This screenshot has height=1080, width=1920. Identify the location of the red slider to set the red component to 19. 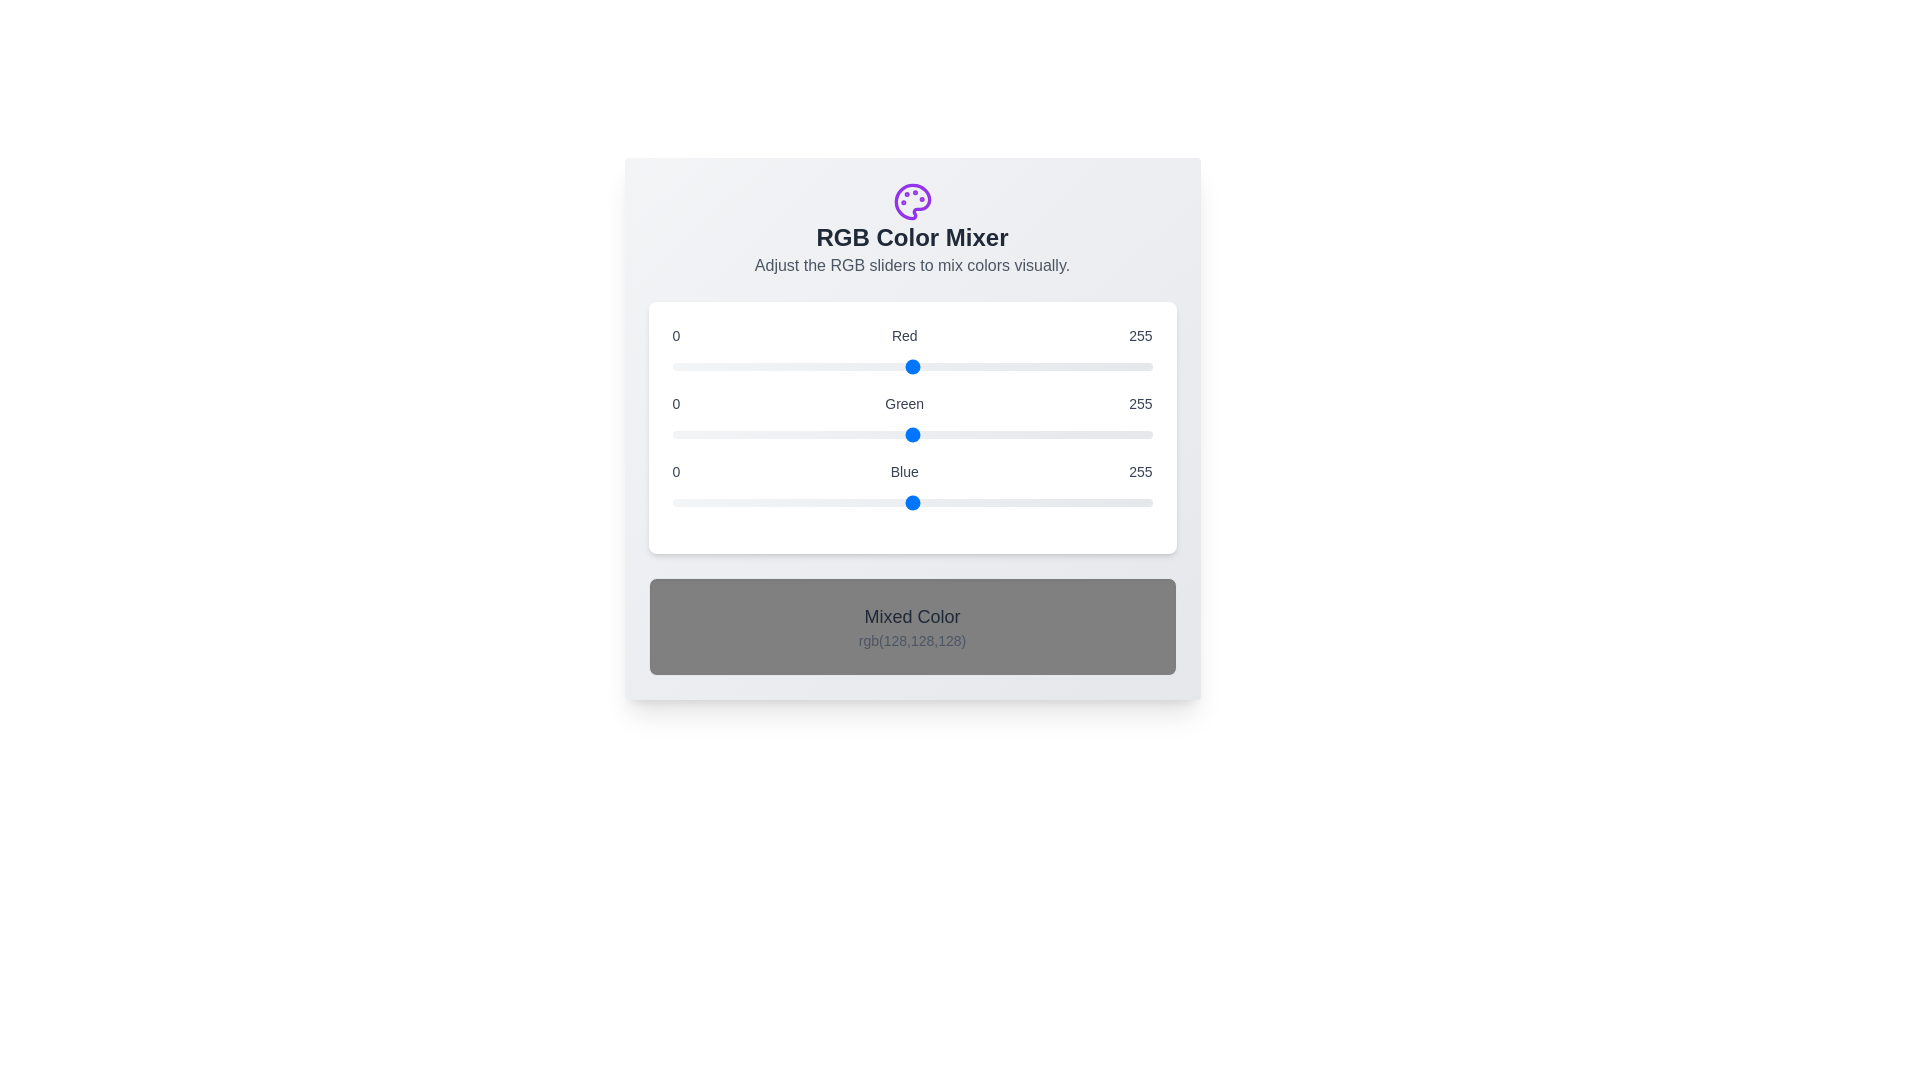
(708, 366).